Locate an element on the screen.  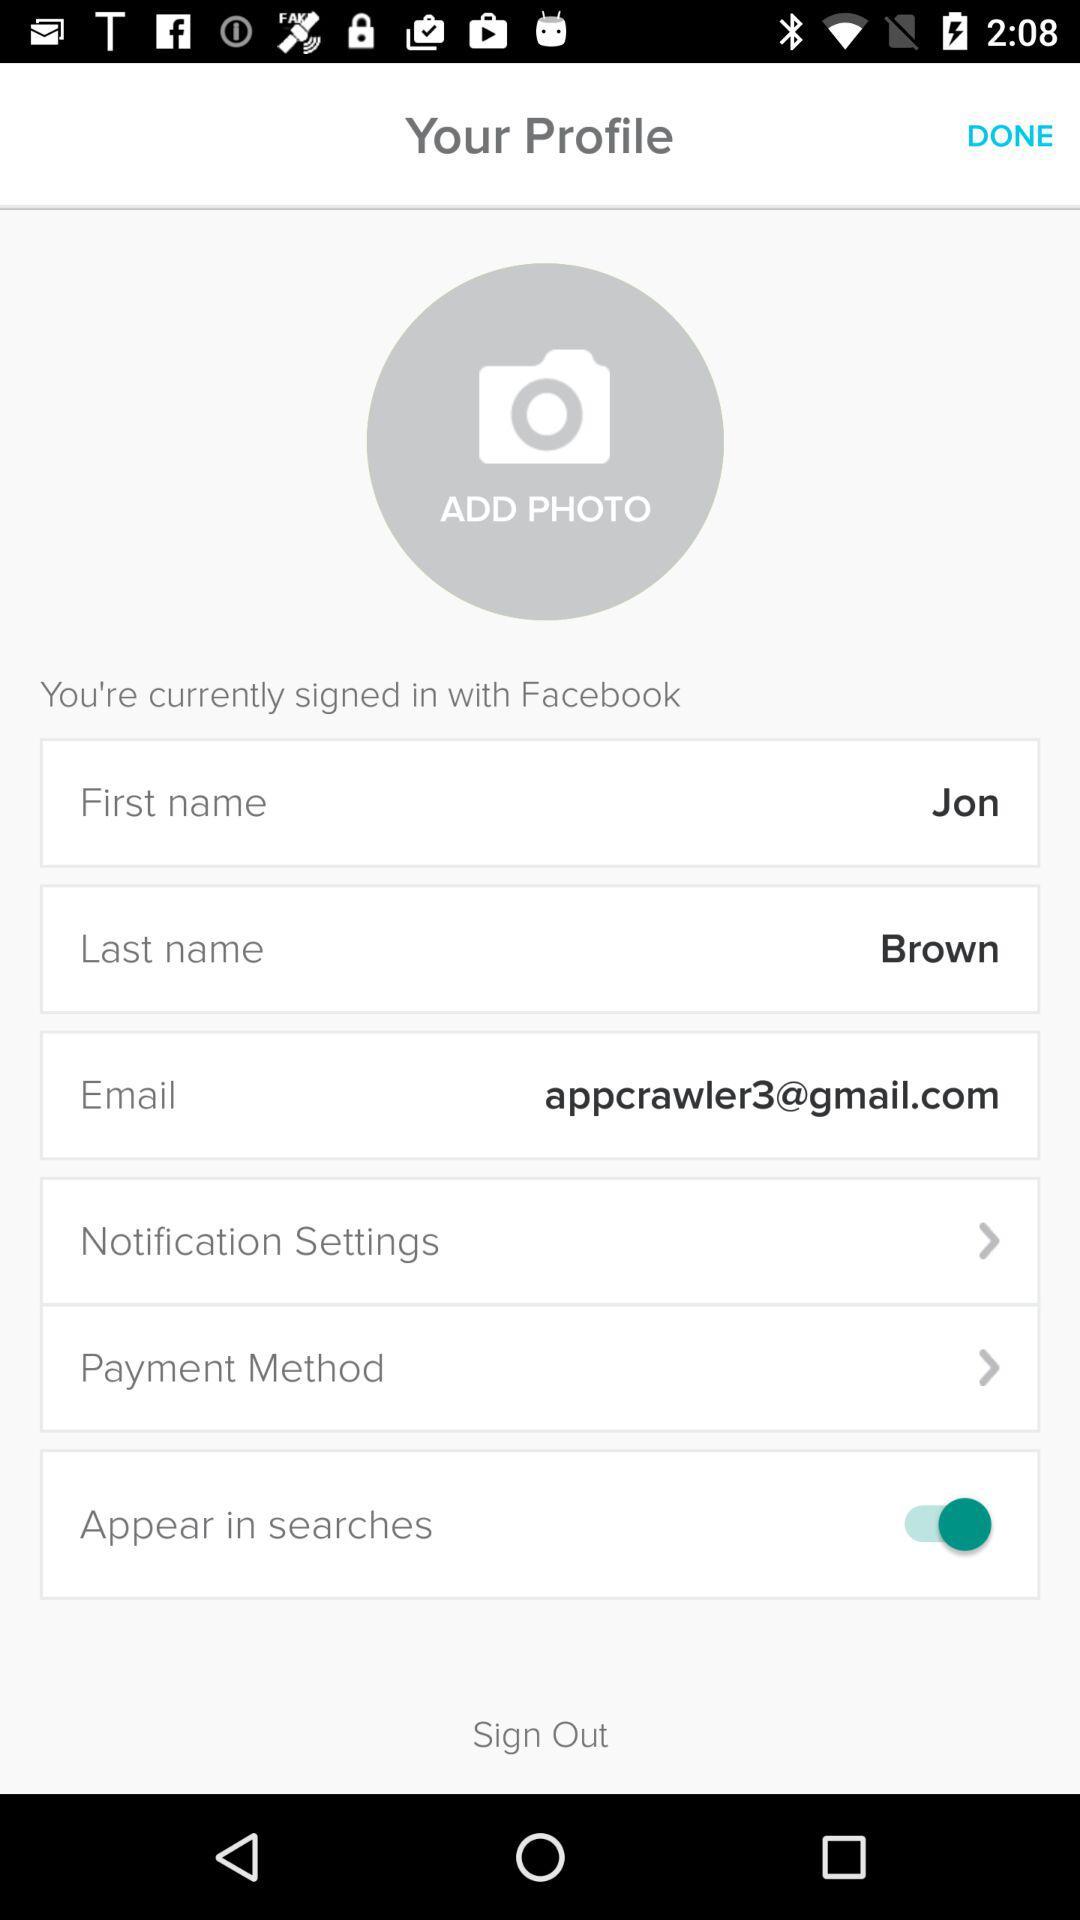
icon to the right of last name item is located at coordinates (645, 948).